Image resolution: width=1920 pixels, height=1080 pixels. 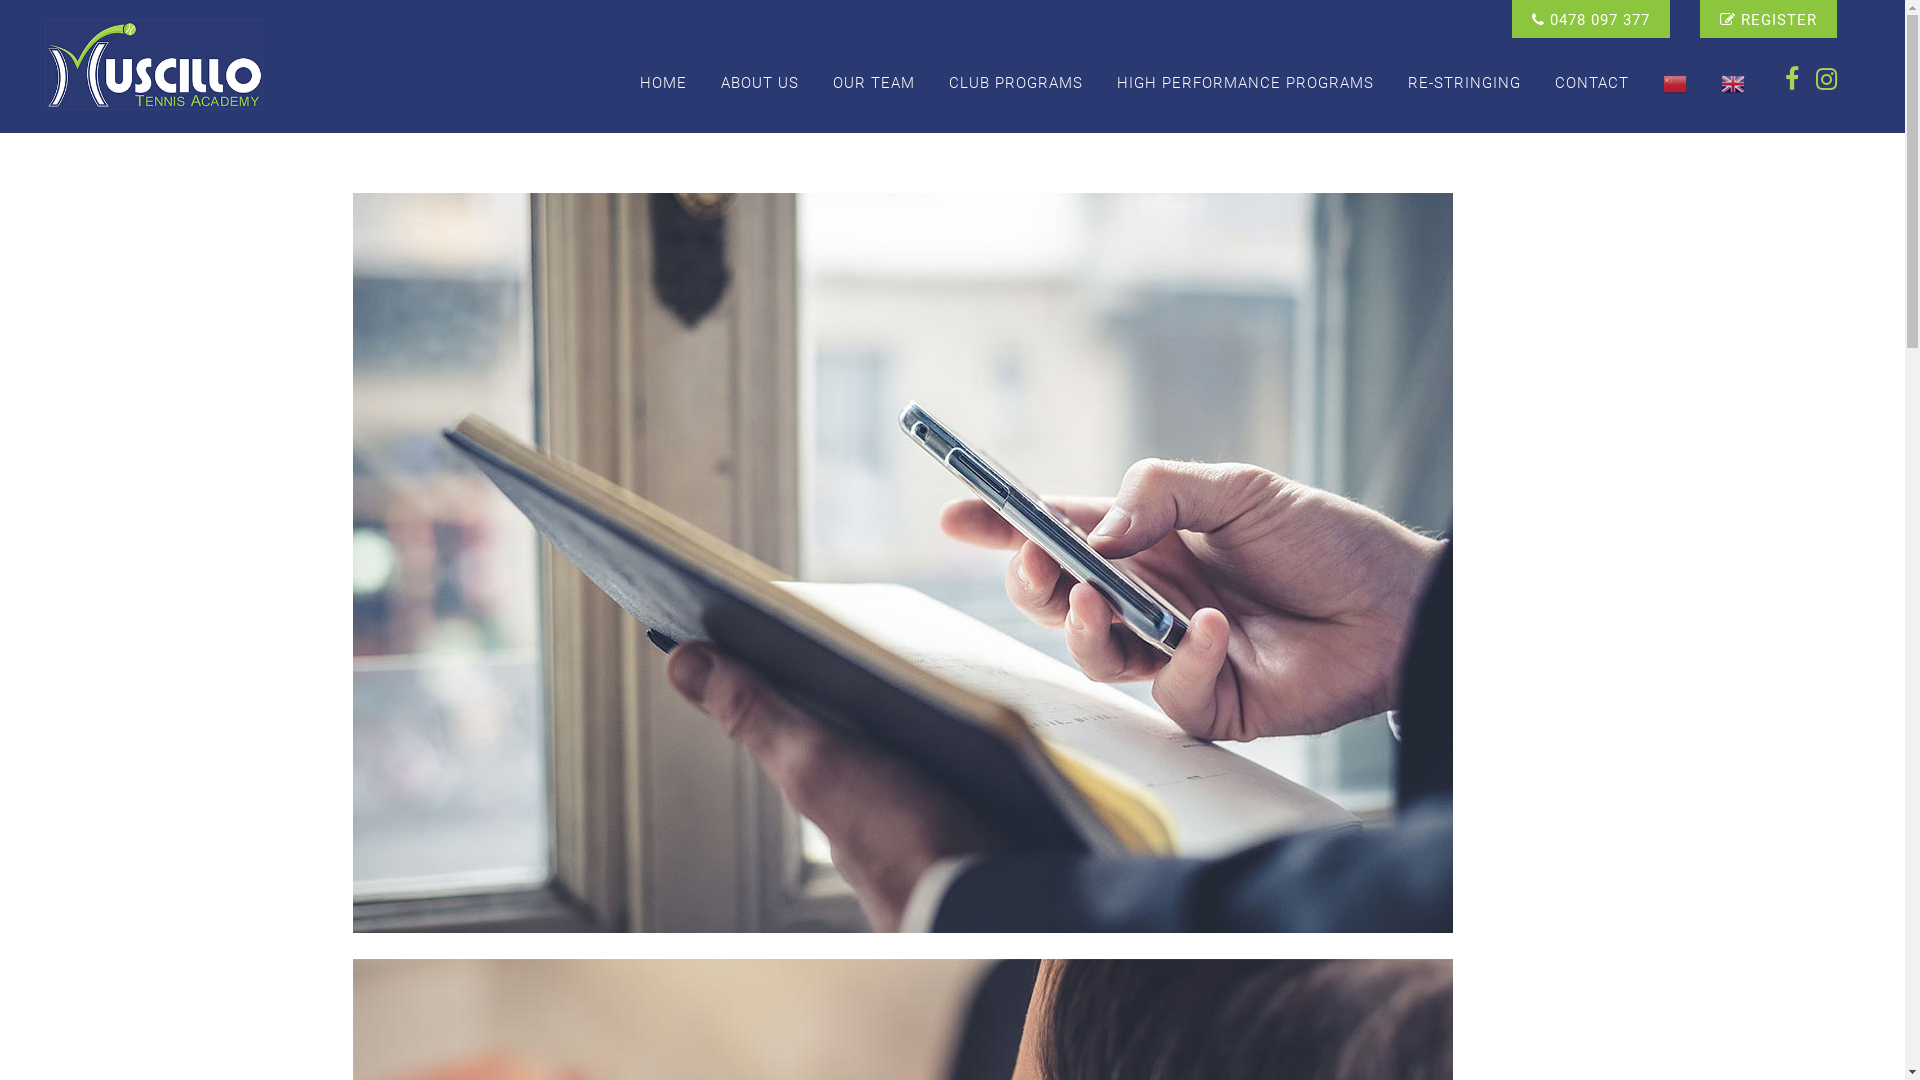 I want to click on 'ABOUT US', so click(x=758, y=82).